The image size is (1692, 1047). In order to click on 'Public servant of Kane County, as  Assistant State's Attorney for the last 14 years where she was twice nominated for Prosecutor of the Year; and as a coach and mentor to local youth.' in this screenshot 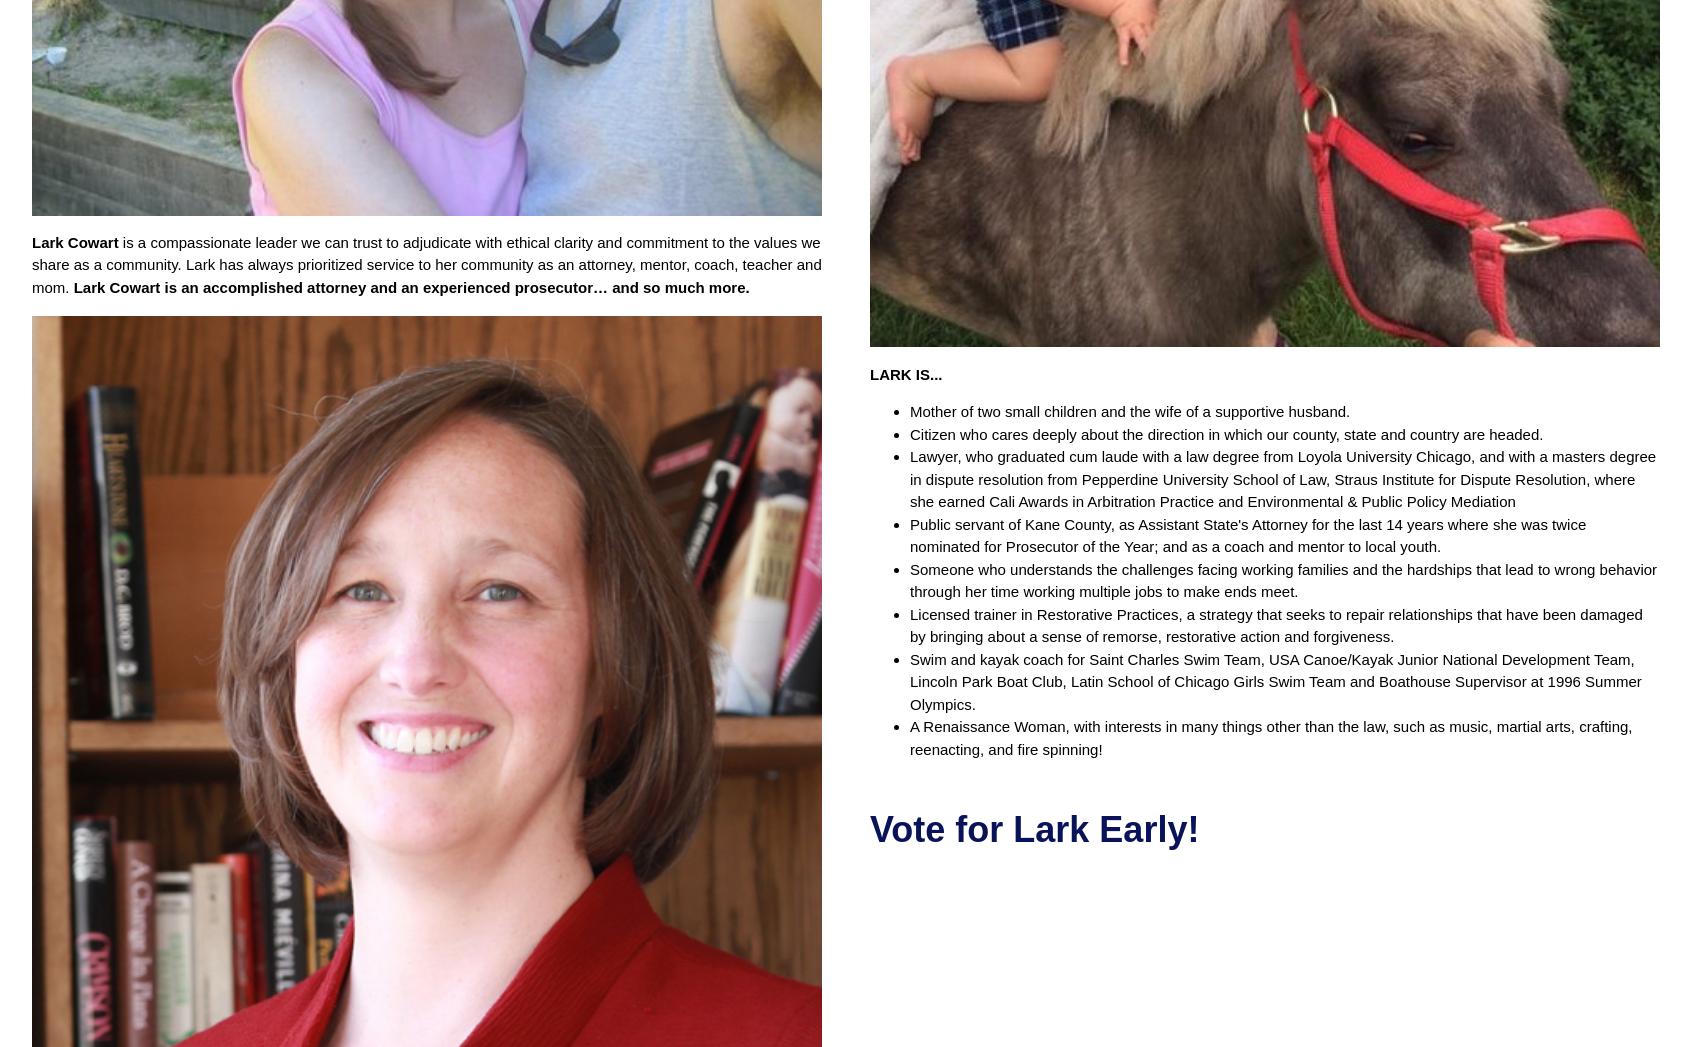, I will do `click(1247, 535)`.